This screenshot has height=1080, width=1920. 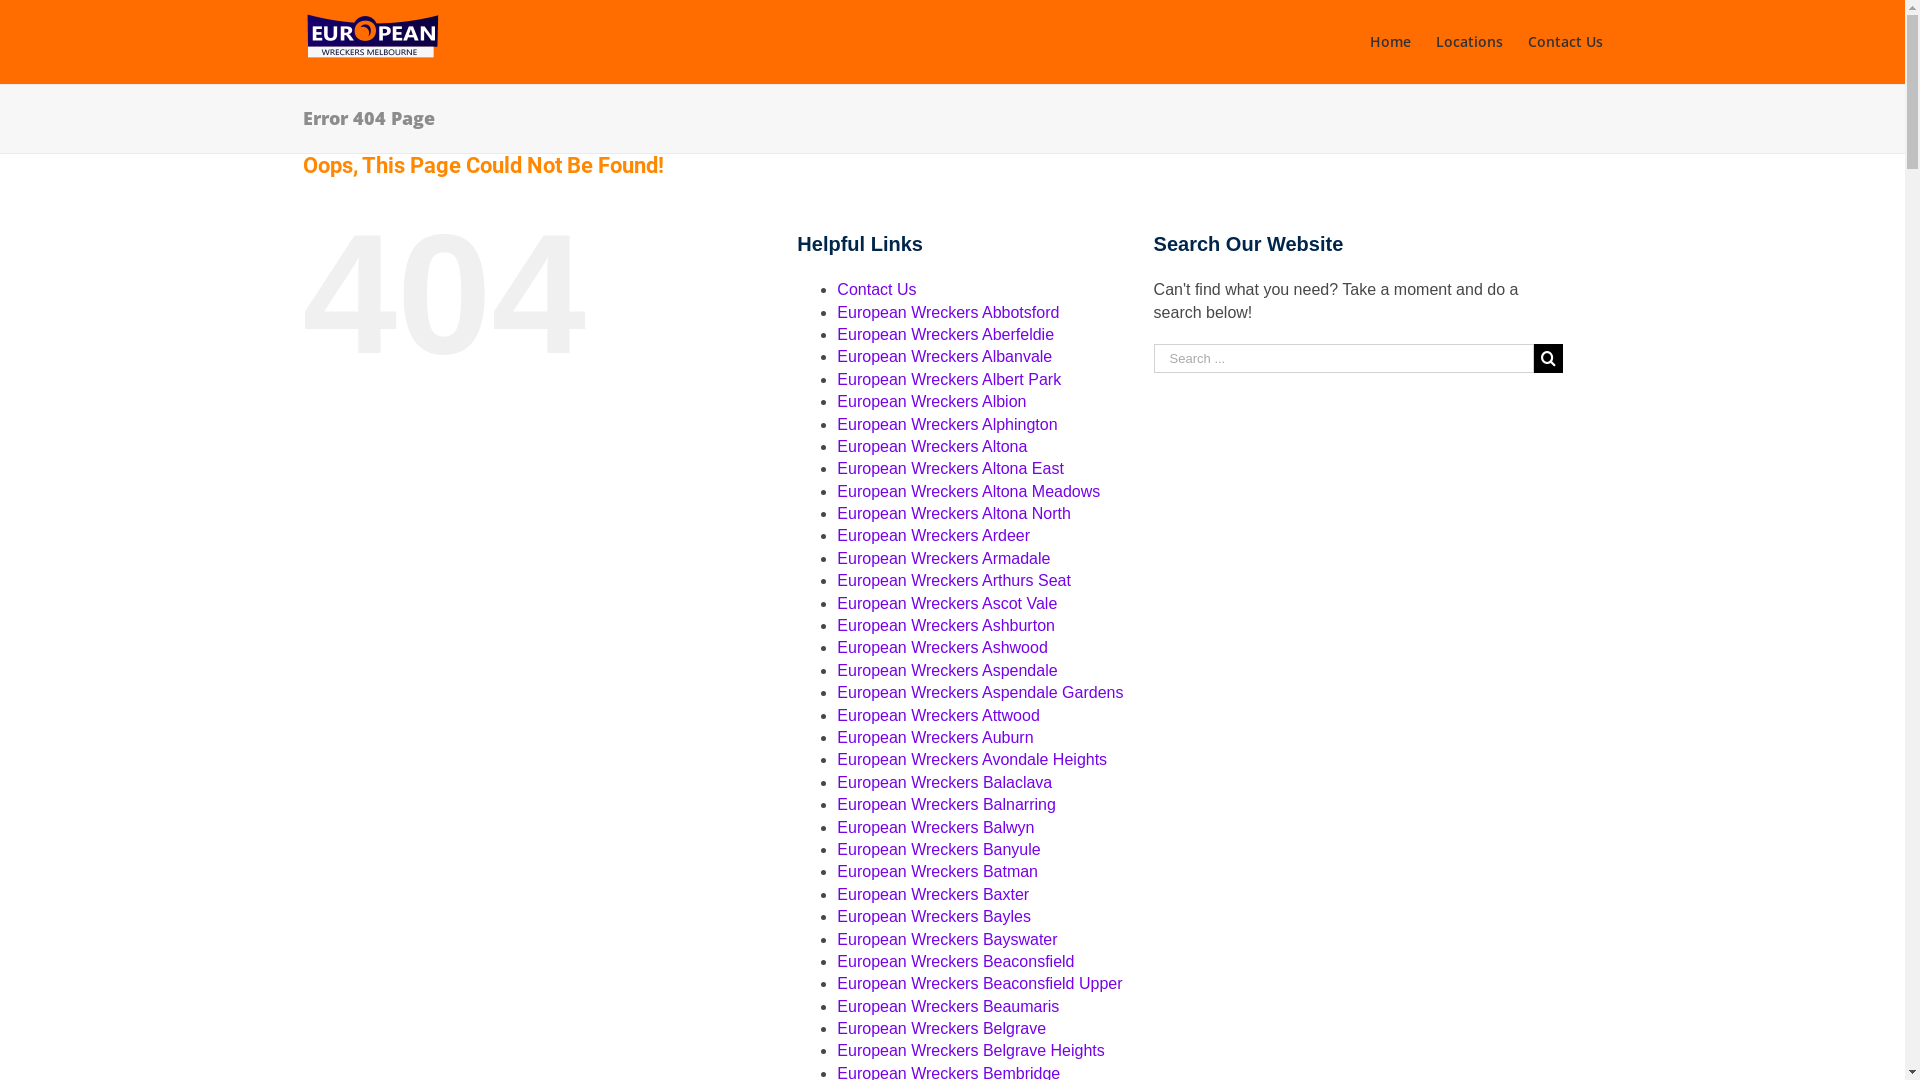 I want to click on 'Contact Us', so click(x=1564, y=42).